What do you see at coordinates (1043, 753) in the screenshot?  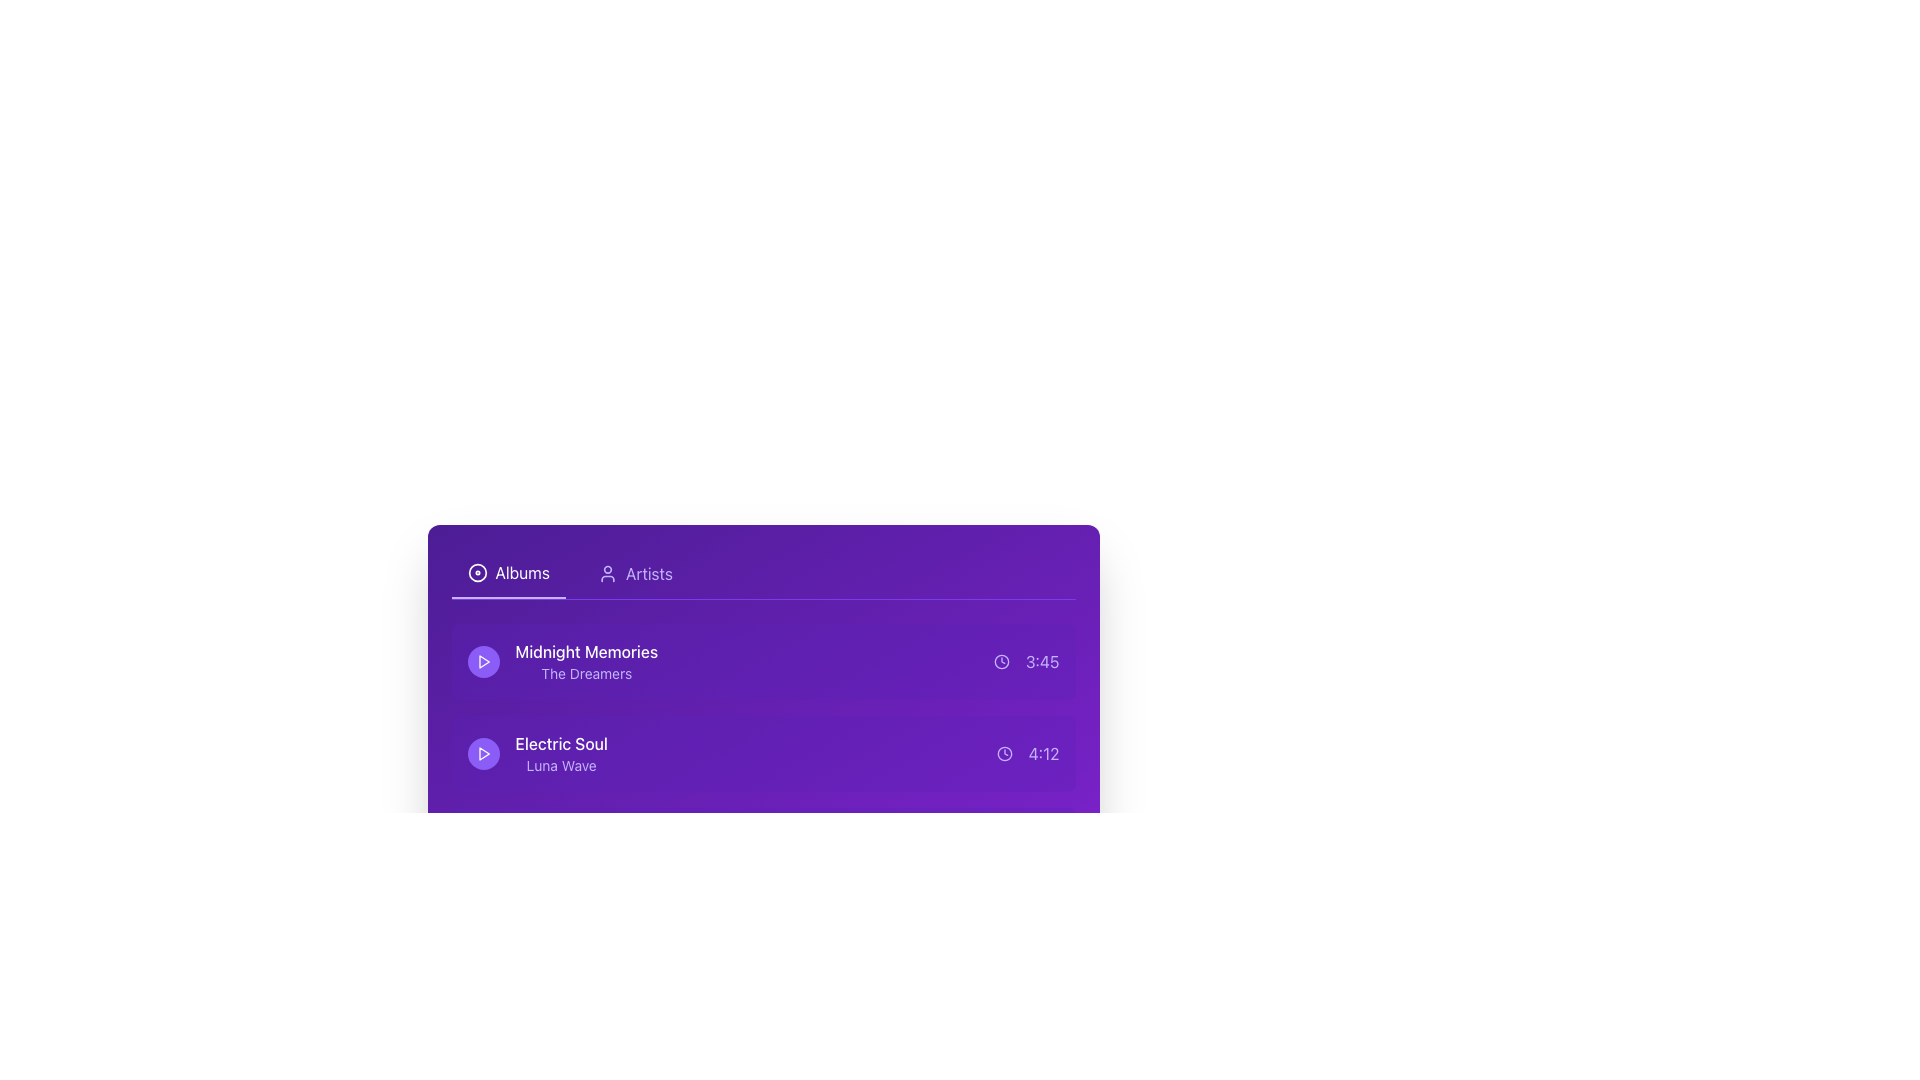 I see `the text label displaying the time '4:12' in violet color, located next to a clock icon` at bounding box center [1043, 753].